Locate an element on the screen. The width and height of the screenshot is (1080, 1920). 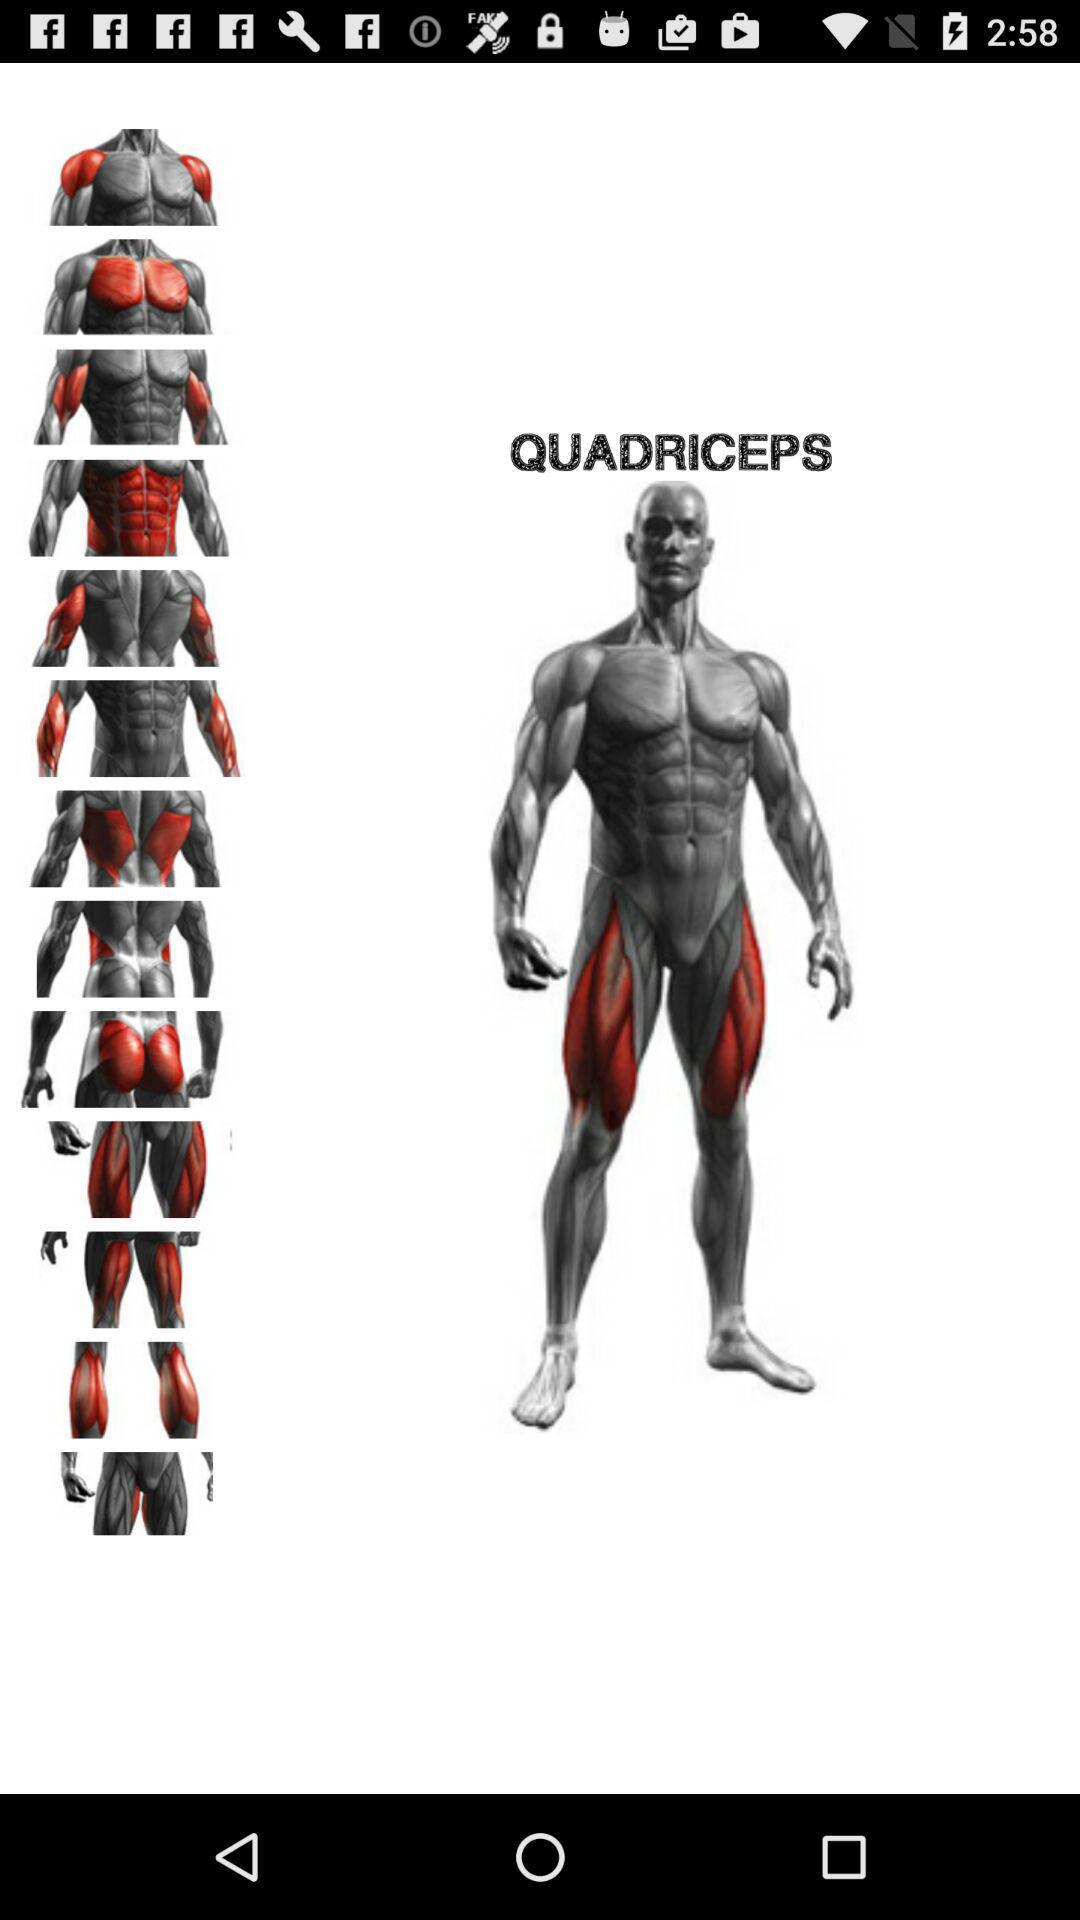
make selection is located at coordinates (131, 391).